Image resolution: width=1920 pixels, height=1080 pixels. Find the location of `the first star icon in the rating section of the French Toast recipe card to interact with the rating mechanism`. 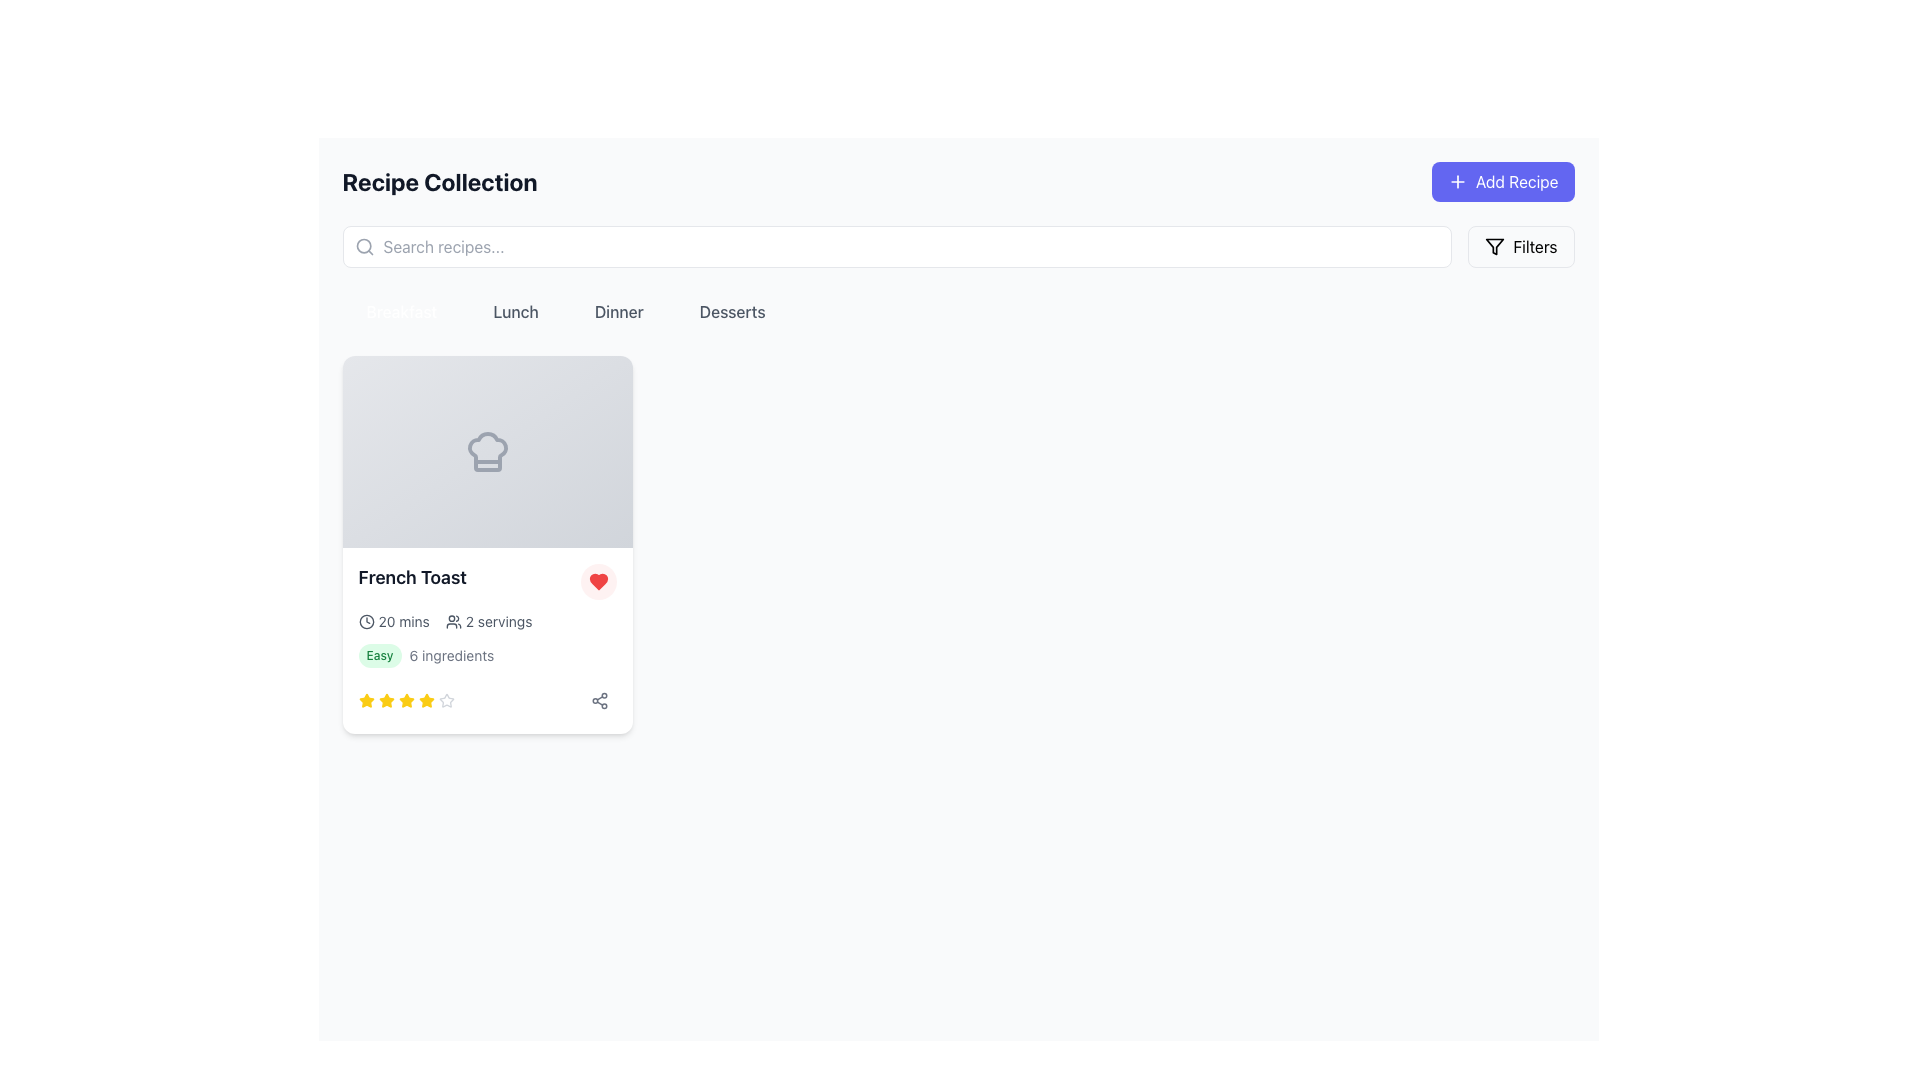

the first star icon in the rating section of the French Toast recipe card to interact with the rating mechanism is located at coordinates (366, 700).